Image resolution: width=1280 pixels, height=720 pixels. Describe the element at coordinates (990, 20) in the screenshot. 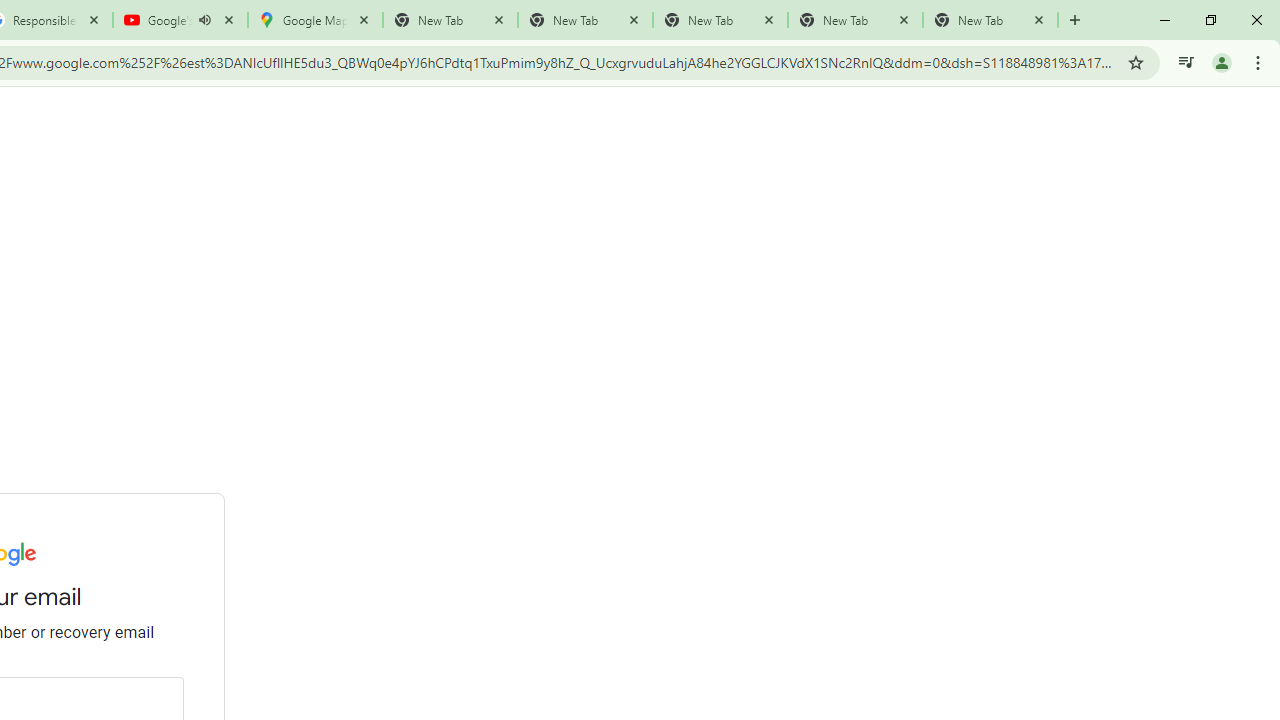

I see `'New Tab'` at that location.